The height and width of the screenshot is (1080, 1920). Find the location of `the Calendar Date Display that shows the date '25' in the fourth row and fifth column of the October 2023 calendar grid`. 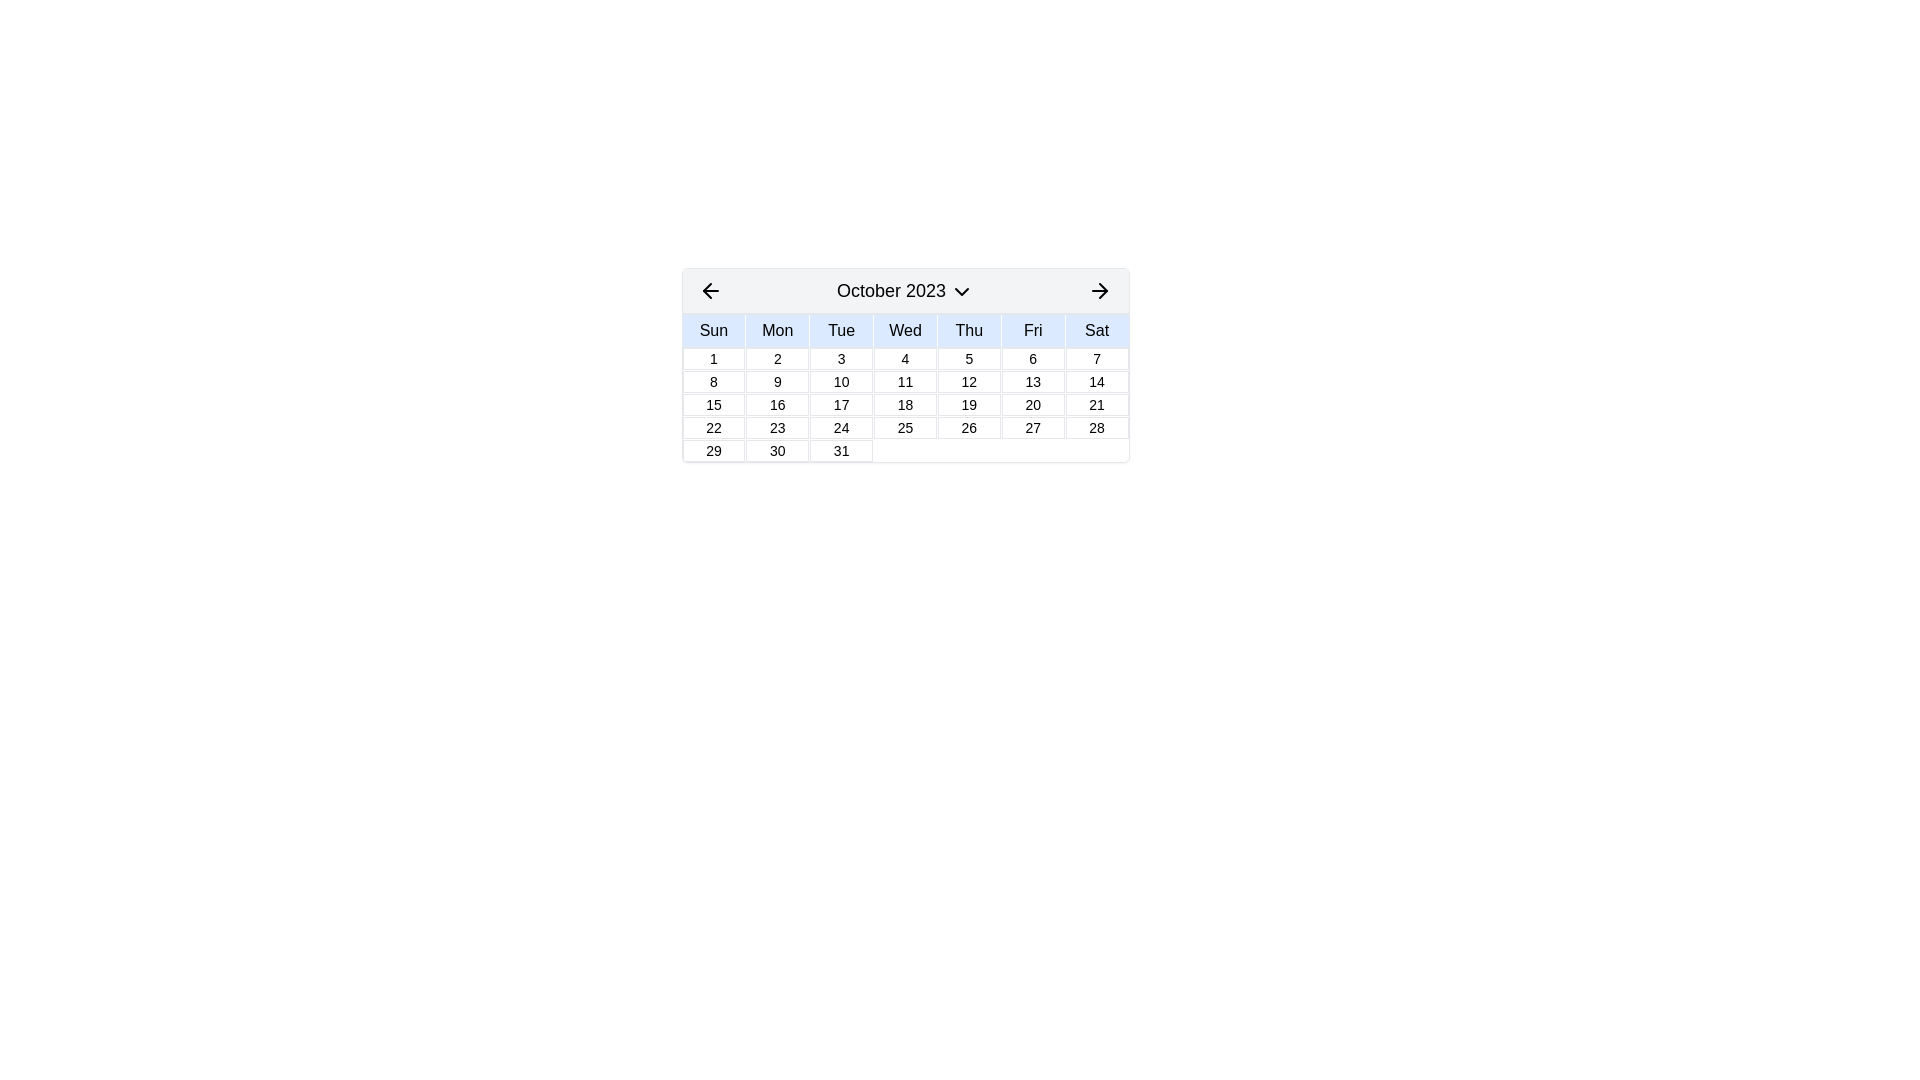

the Calendar Date Display that shows the date '25' in the fourth row and fifth column of the October 2023 calendar grid is located at coordinates (904, 427).